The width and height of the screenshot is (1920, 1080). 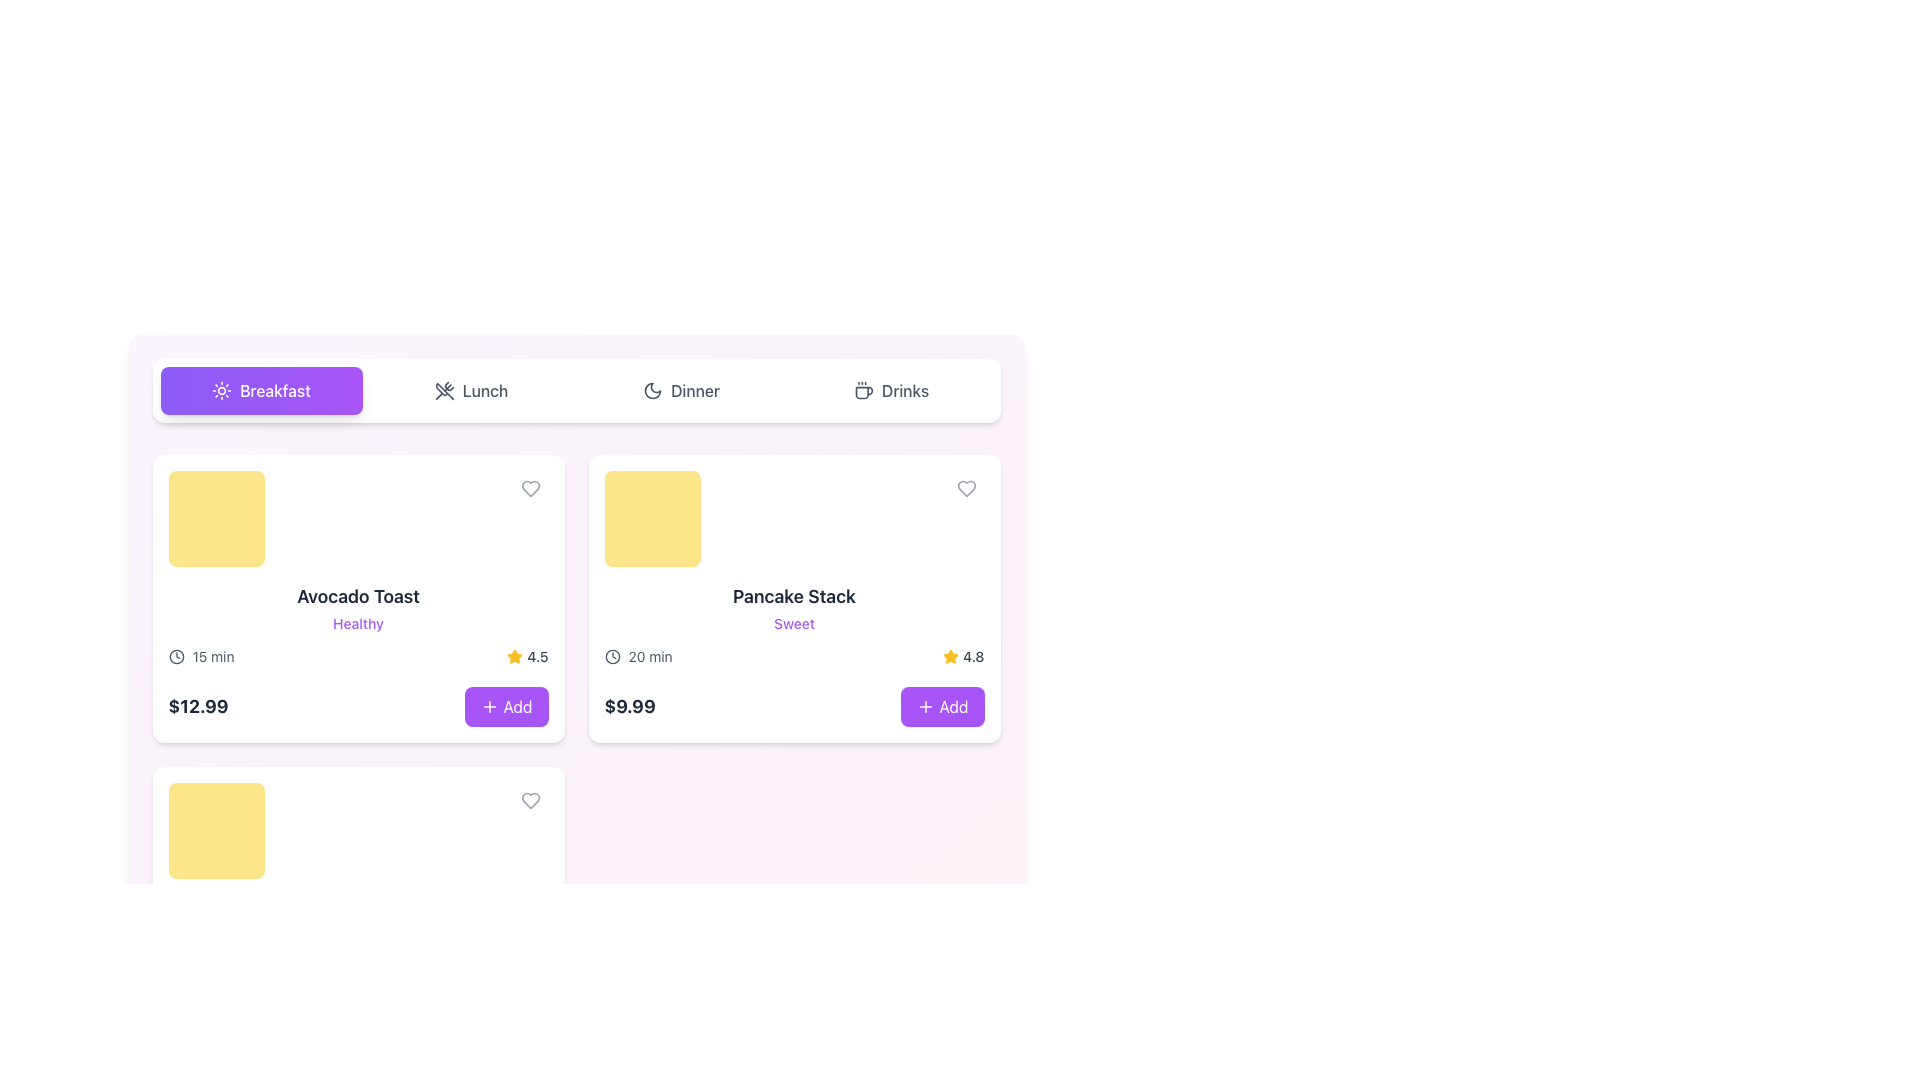 What do you see at coordinates (652, 390) in the screenshot?
I see `the 'Dinner' menu icon` at bounding box center [652, 390].